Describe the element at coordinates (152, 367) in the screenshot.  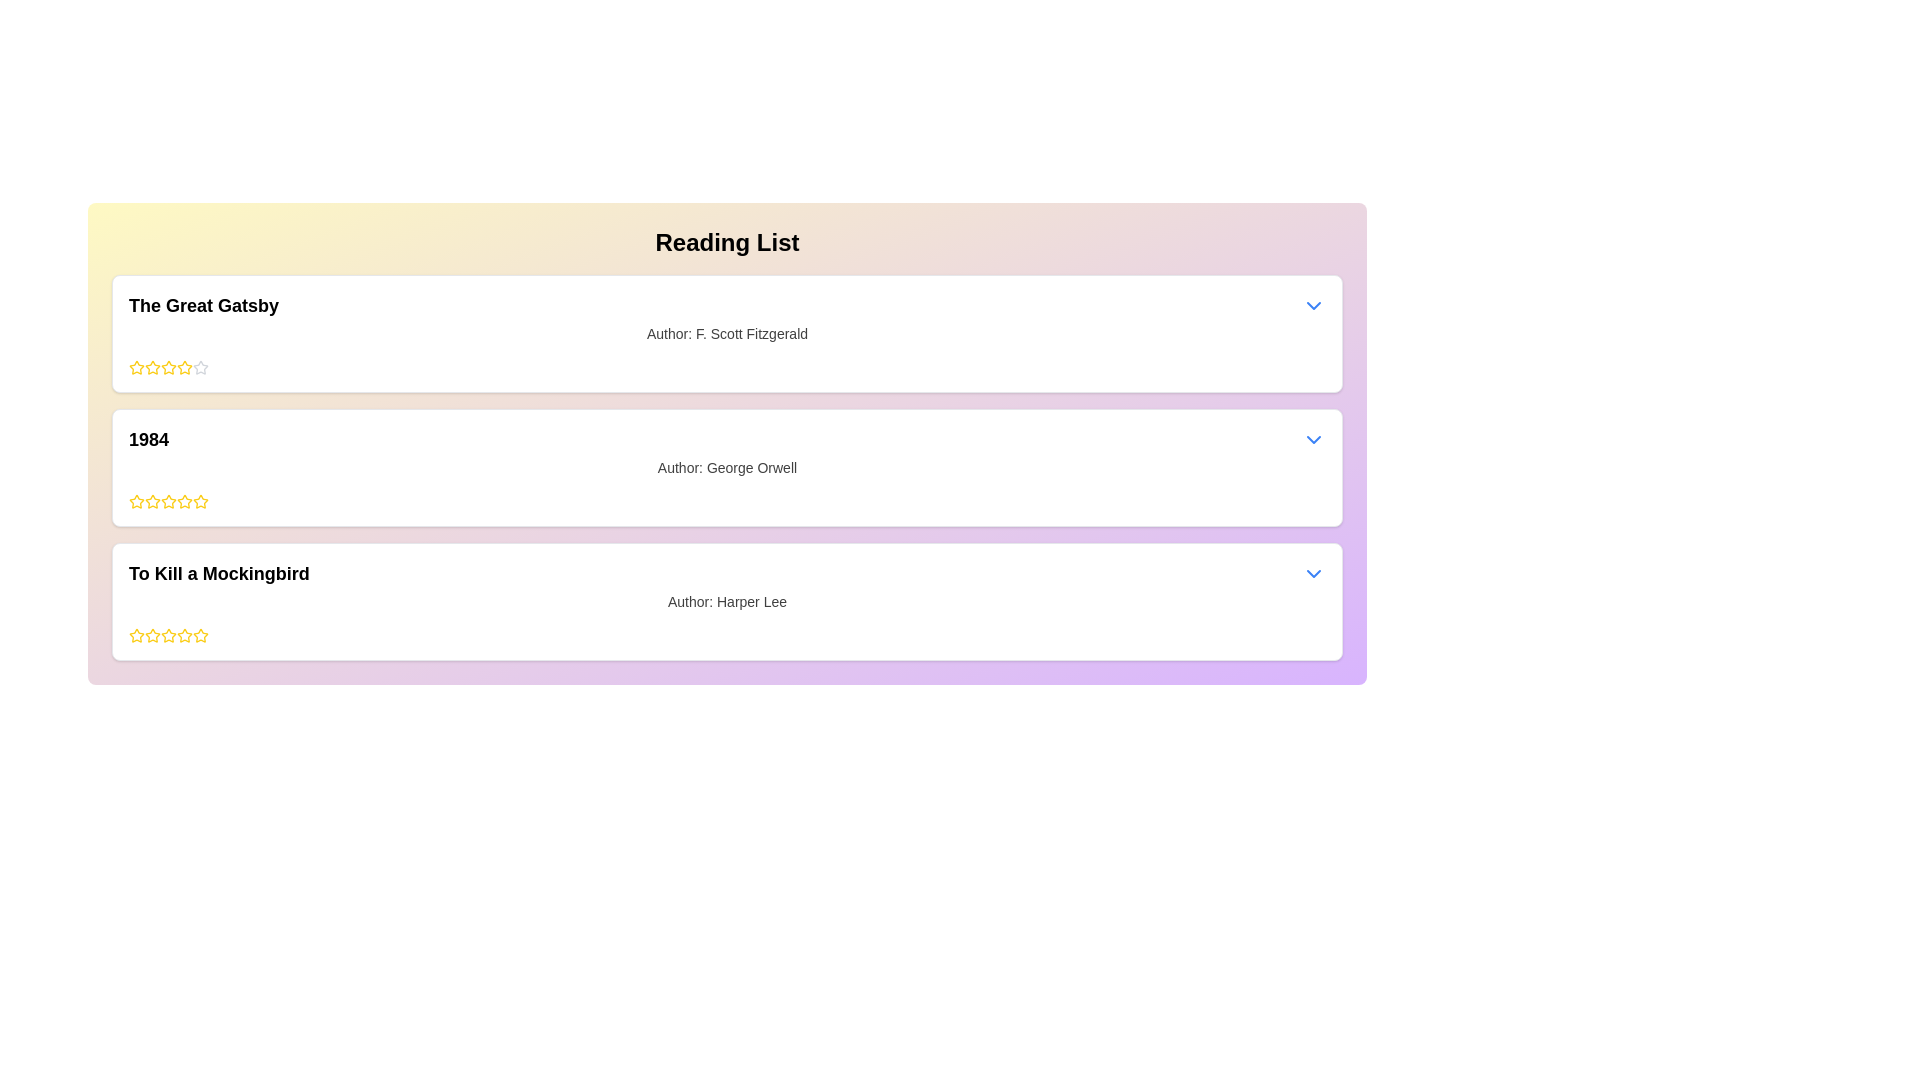
I see `the third star rating icon for 'The Great Gatsby', which is displayed horizontally under the title` at that location.